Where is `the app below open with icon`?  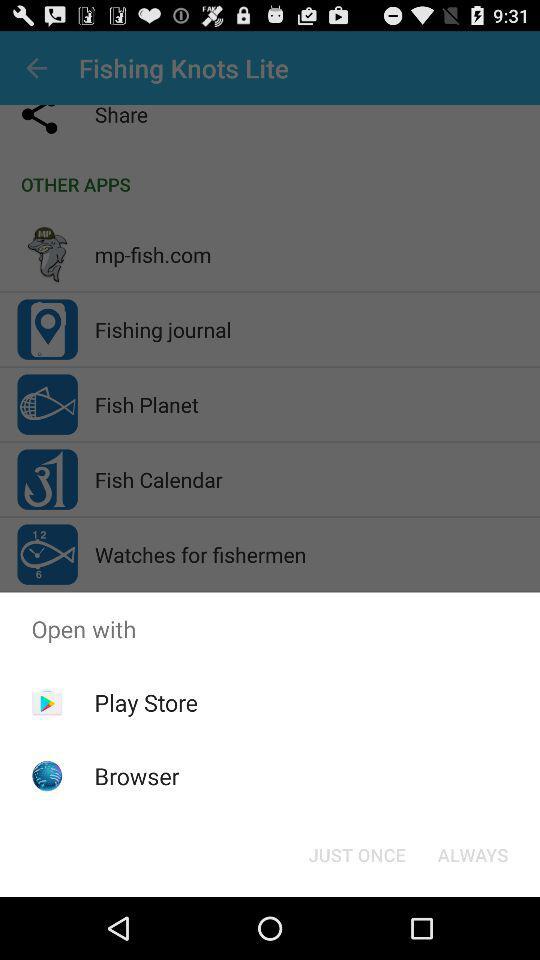
the app below open with icon is located at coordinates (472, 853).